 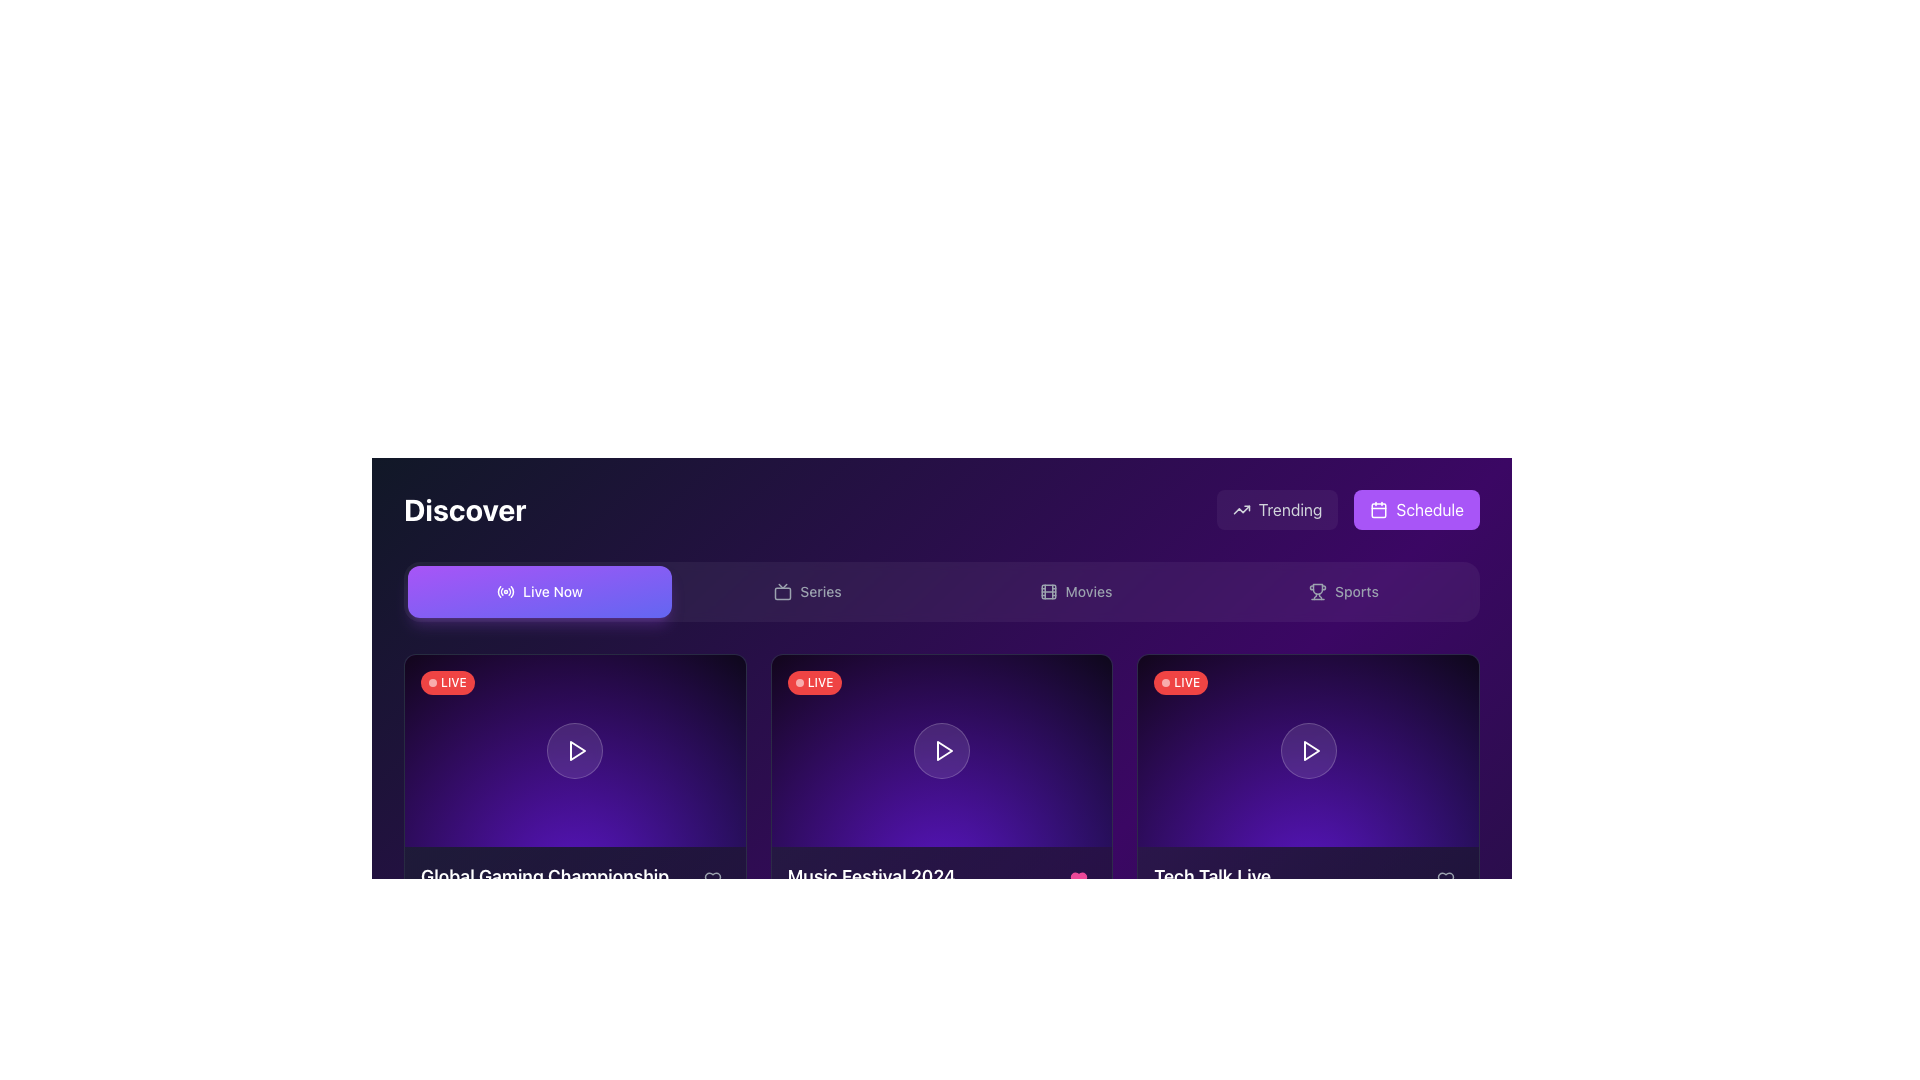 I want to click on the heart-shaped icon in the bottom-right corner of the 'Music Festival 2024' section to favorite or like the content, so click(x=712, y=878).